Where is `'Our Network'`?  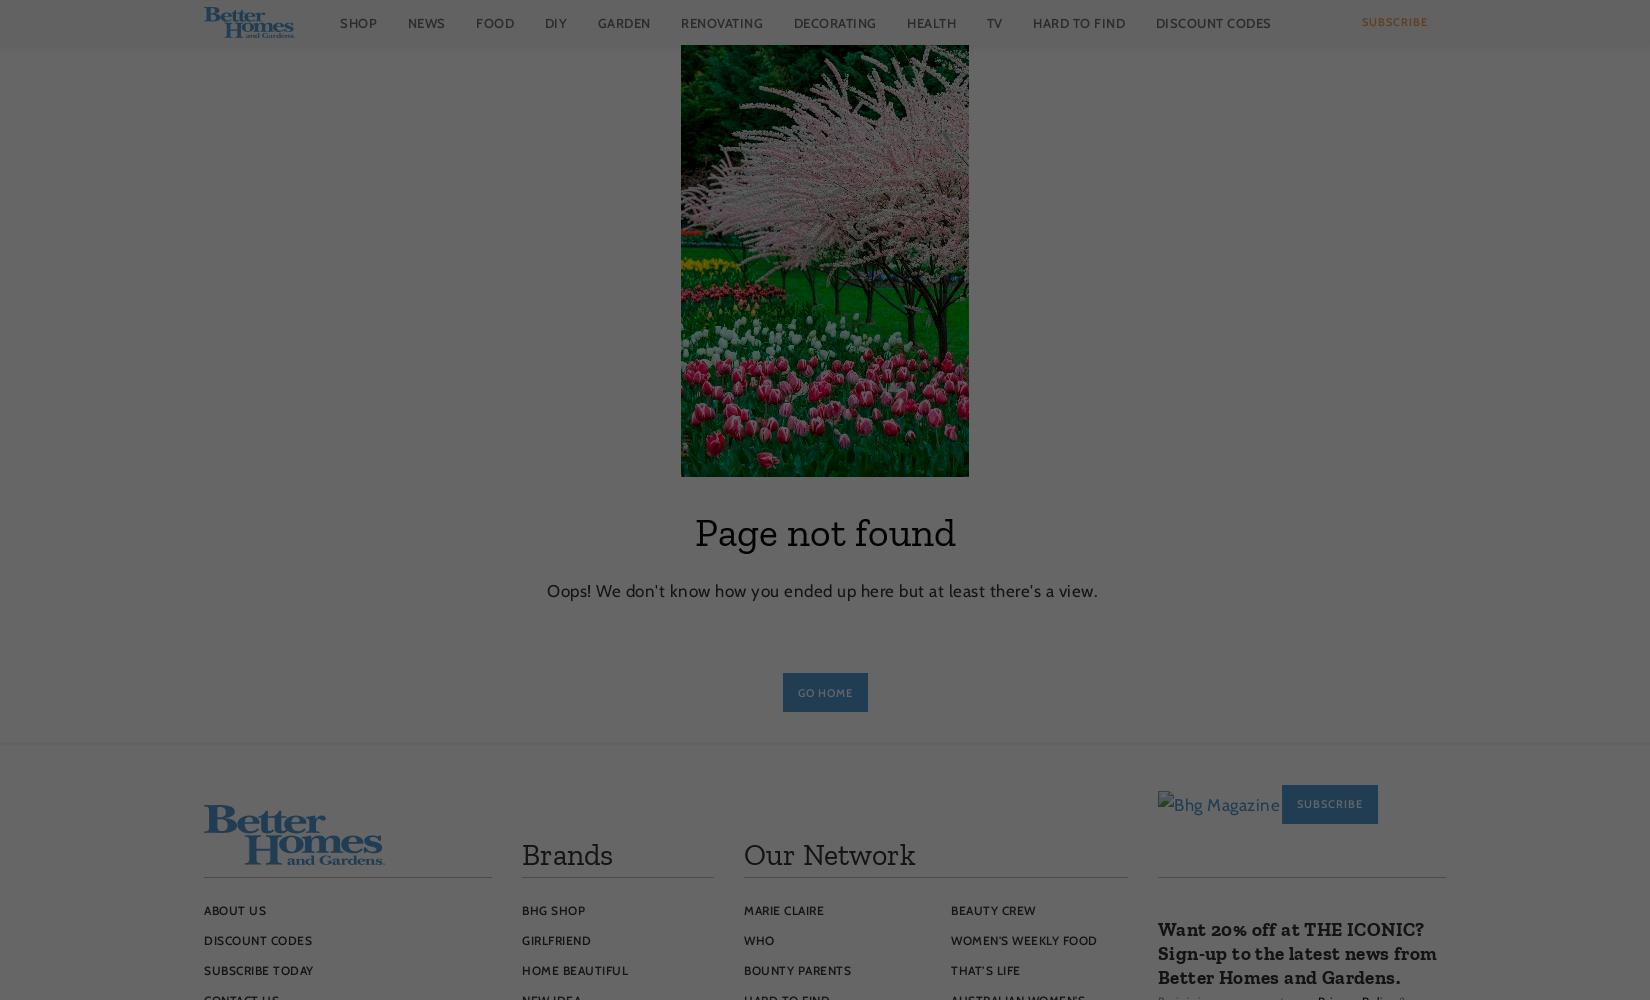
'Our Network' is located at coordinates (829, 854).